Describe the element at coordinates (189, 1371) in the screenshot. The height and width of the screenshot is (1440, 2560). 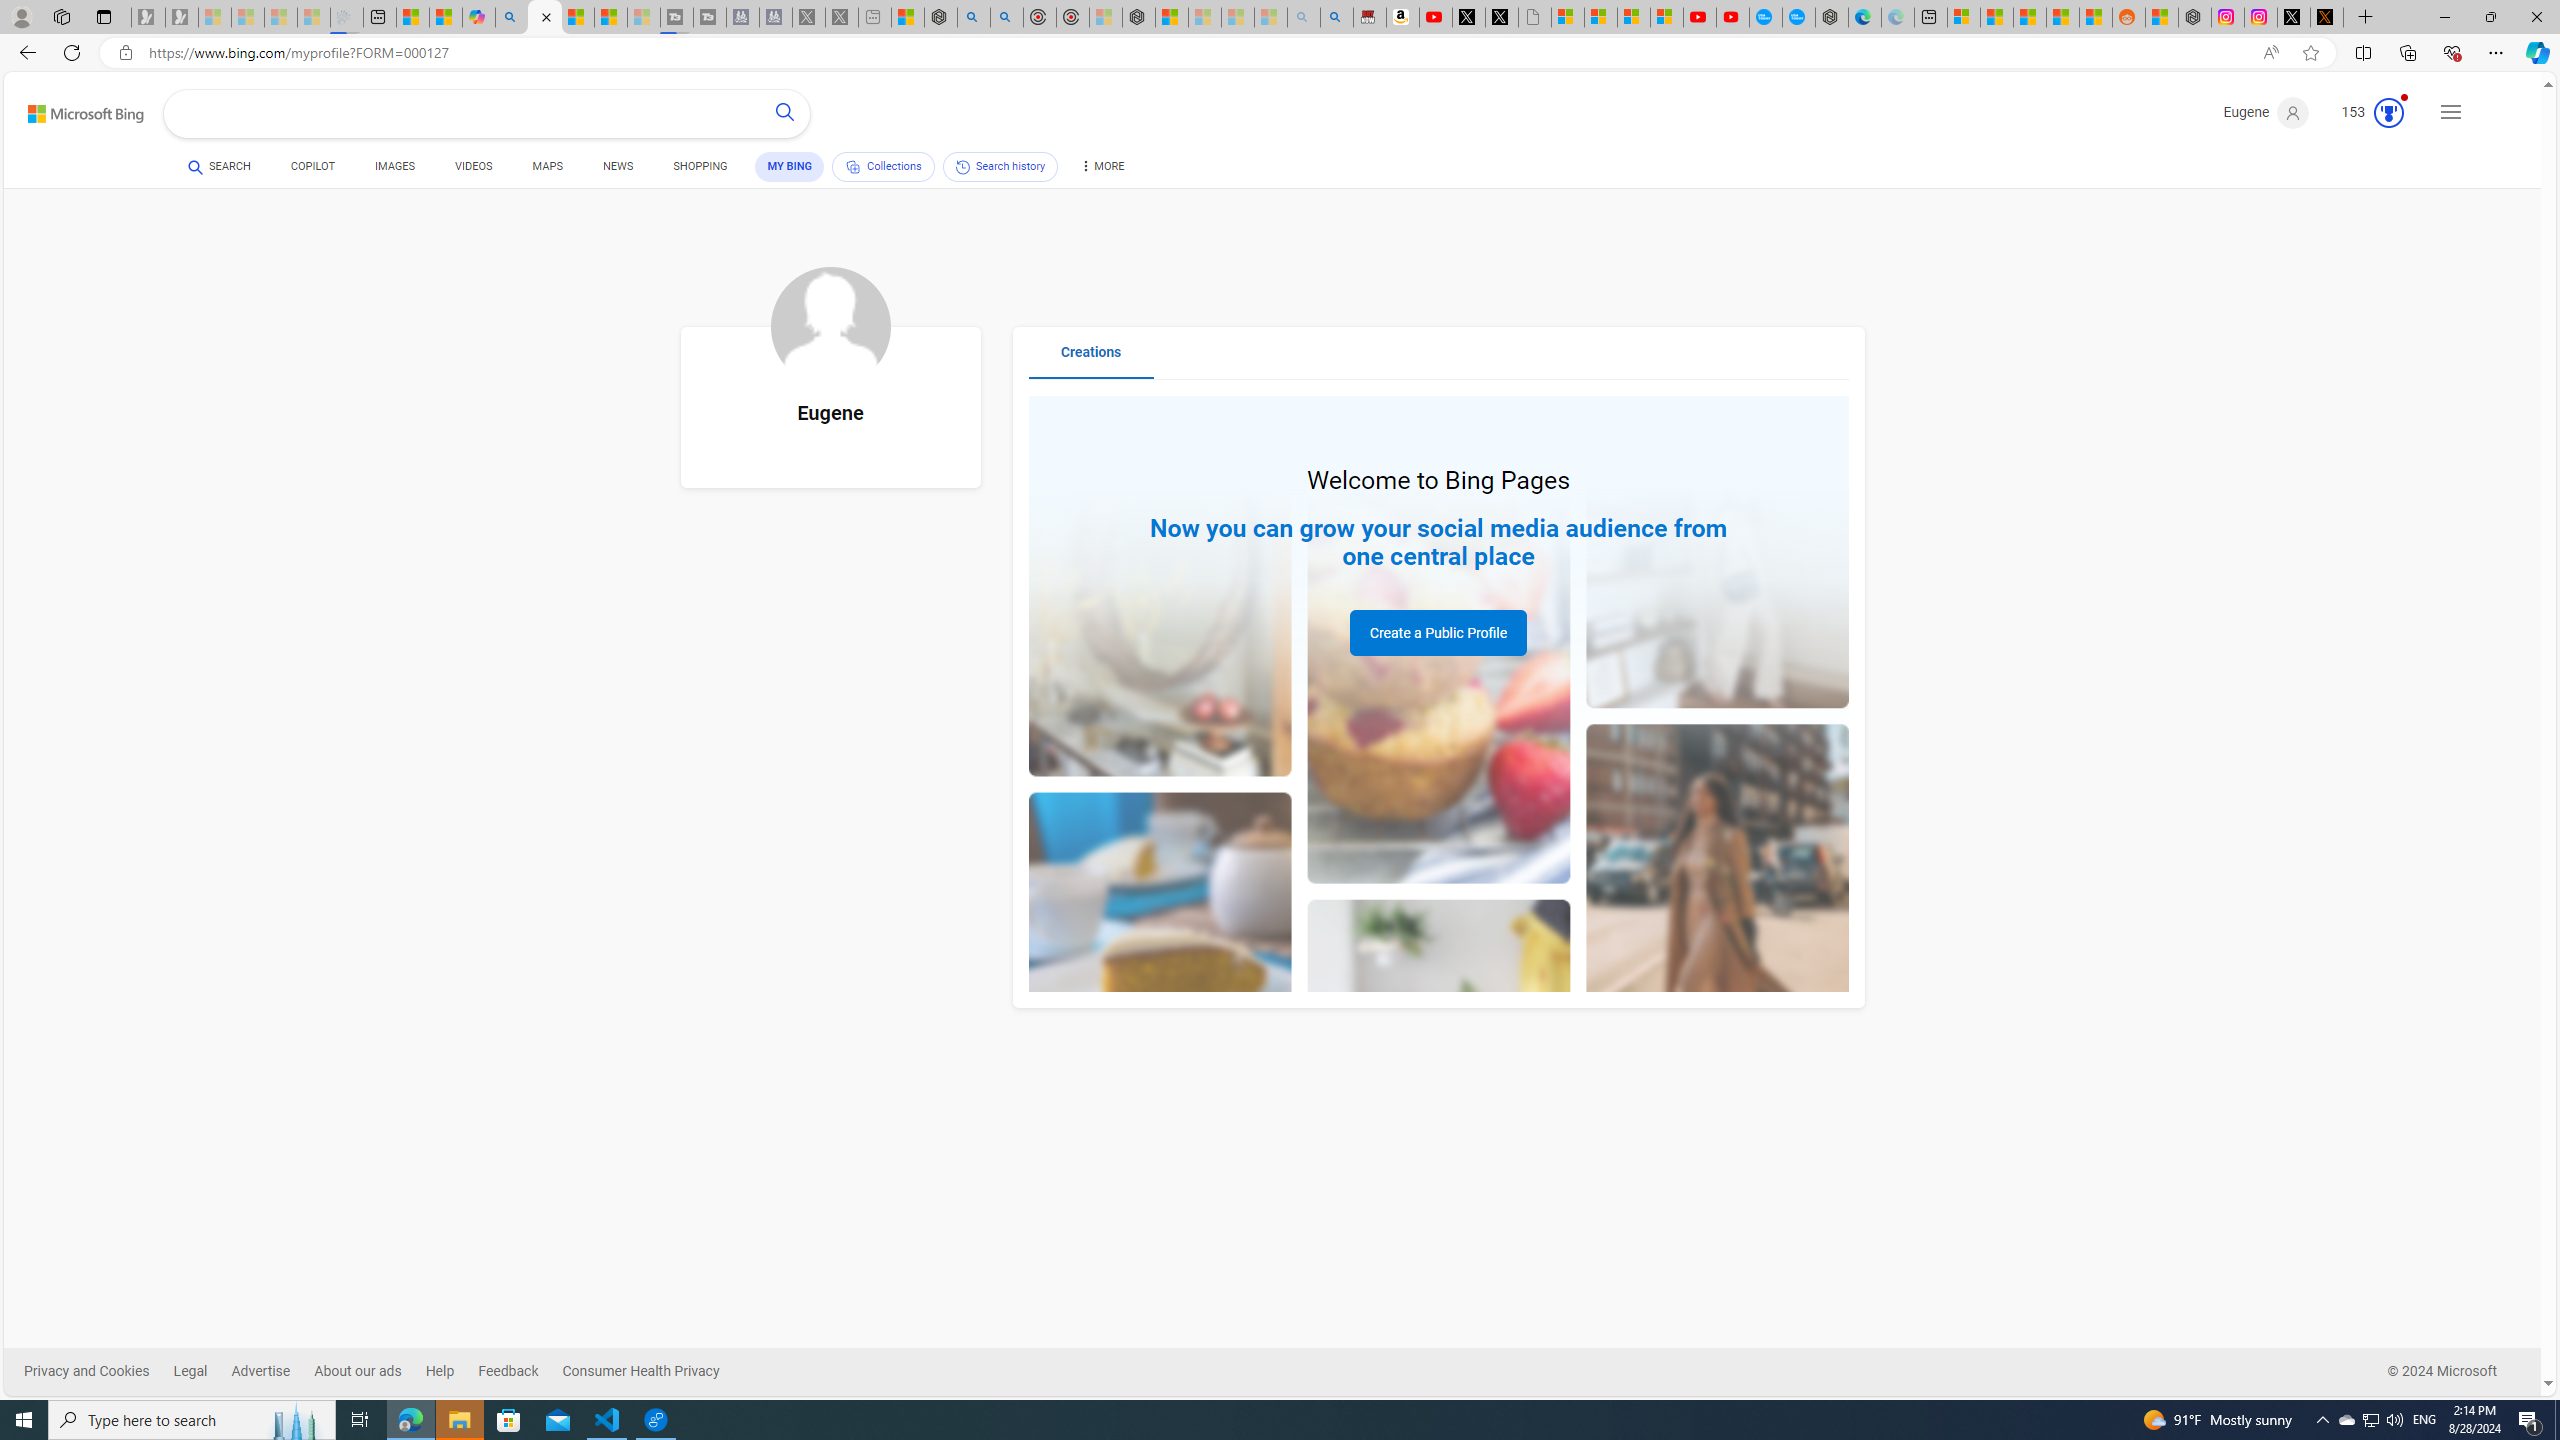
I see `'Legal'` at that location.